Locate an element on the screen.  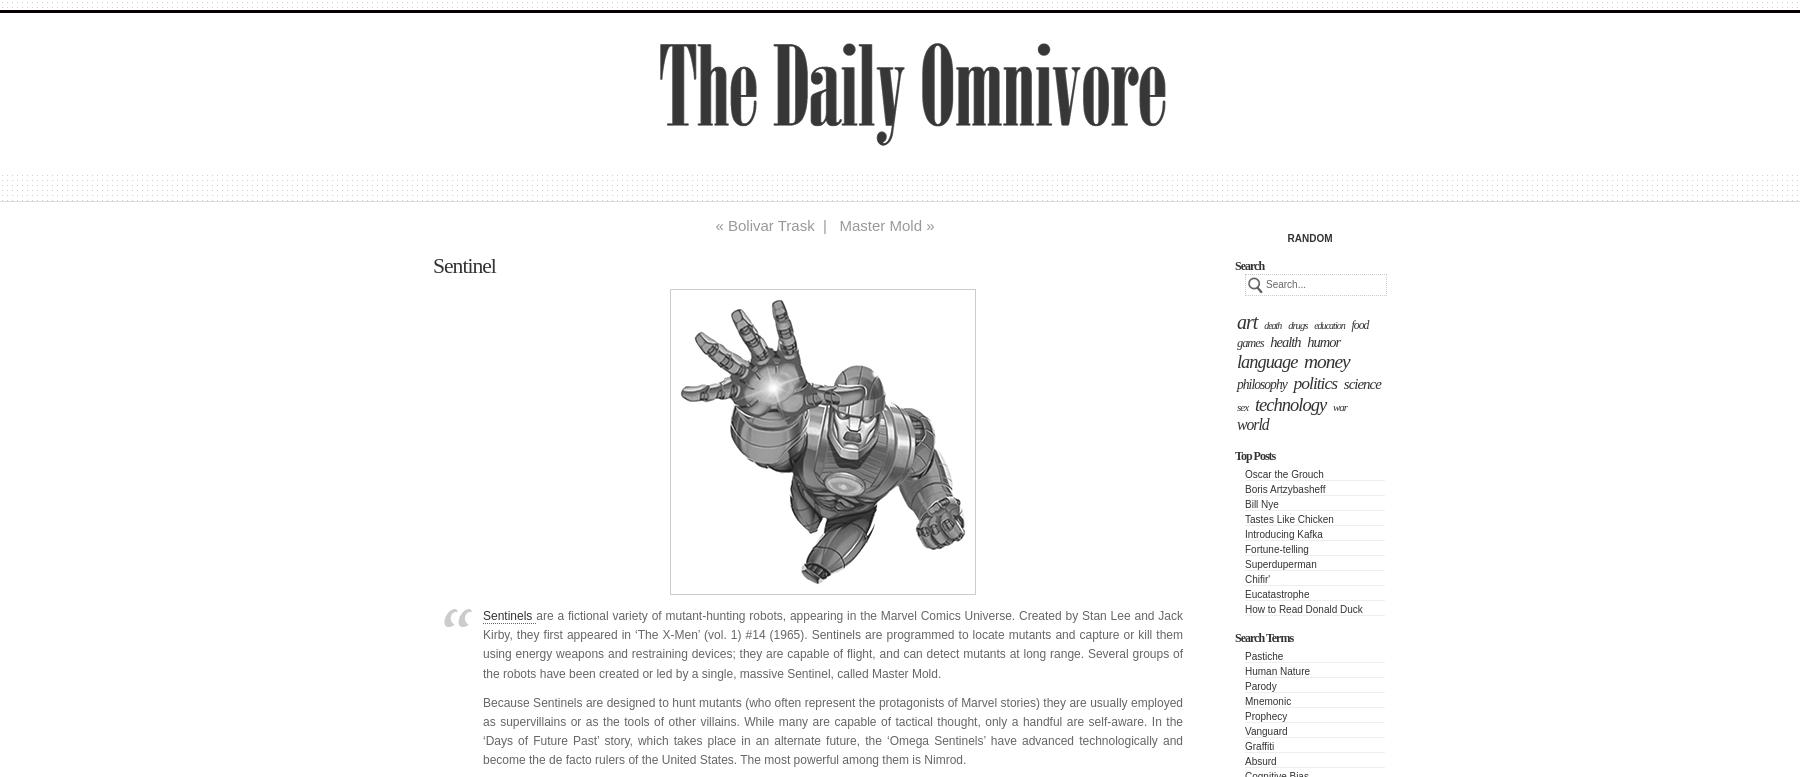
'|' is located at coordinates (826, 225).